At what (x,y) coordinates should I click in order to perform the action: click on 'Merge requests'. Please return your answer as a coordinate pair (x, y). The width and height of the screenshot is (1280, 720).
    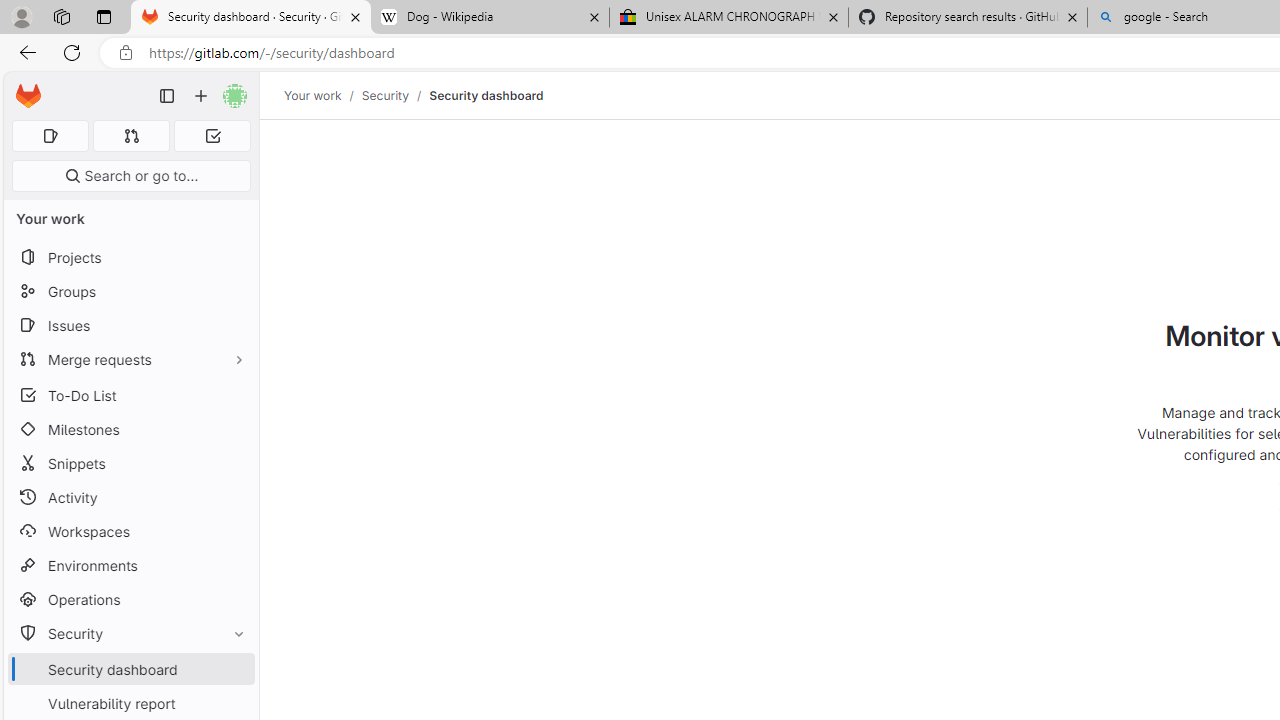
    Looking at the image, I should click on (130, 358).